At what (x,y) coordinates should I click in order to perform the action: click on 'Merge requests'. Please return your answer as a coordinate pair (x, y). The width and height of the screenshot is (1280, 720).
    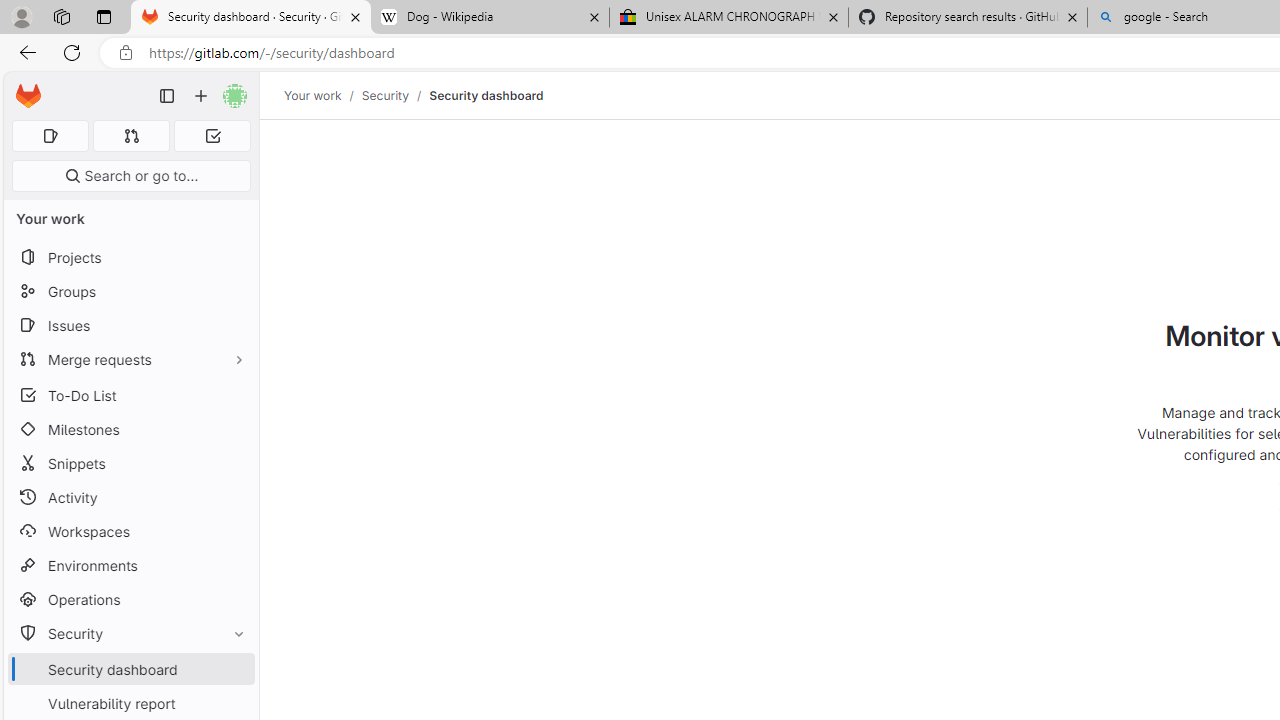
    Looking at the image, I should click on (130, 358).